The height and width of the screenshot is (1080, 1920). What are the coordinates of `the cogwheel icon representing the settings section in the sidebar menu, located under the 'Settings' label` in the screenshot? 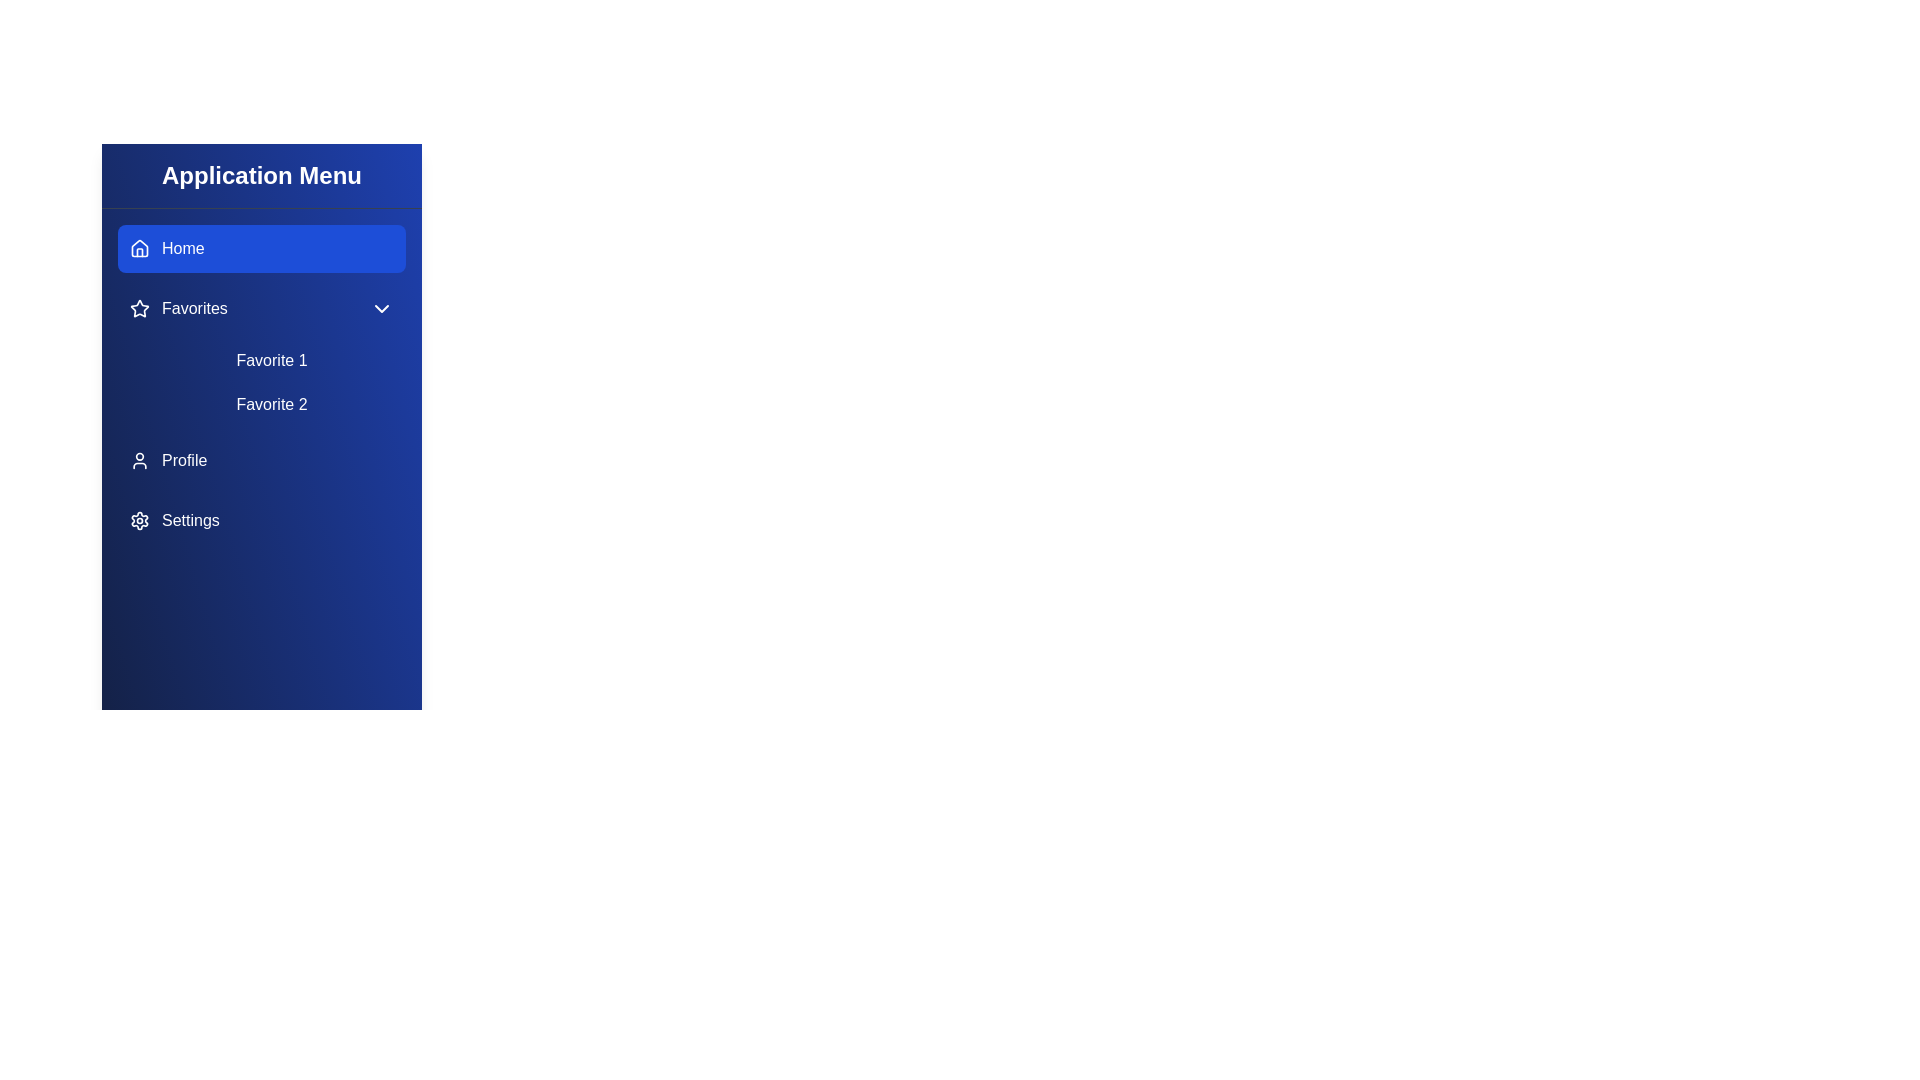 It's located at (138, 519).